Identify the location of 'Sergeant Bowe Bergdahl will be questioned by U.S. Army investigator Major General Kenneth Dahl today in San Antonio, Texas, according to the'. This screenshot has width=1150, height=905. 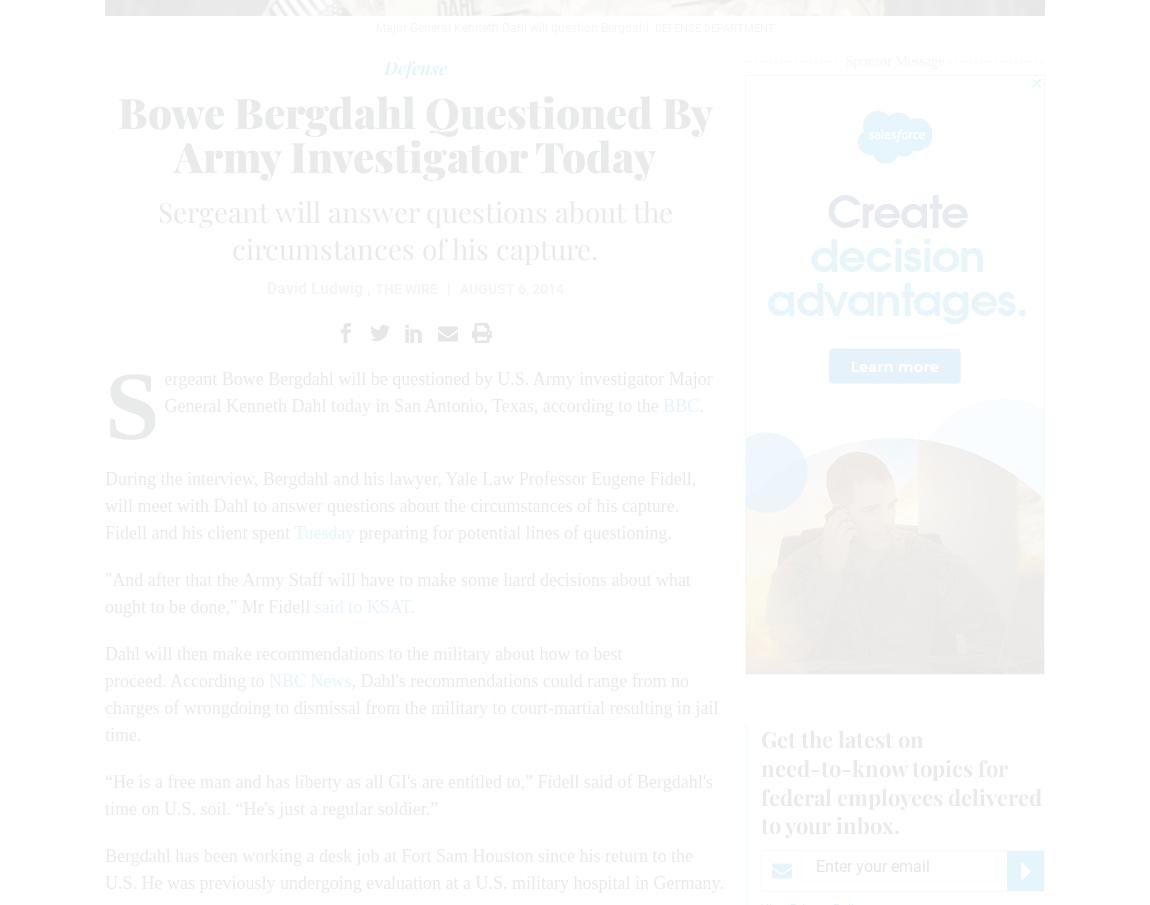
(408, 404).